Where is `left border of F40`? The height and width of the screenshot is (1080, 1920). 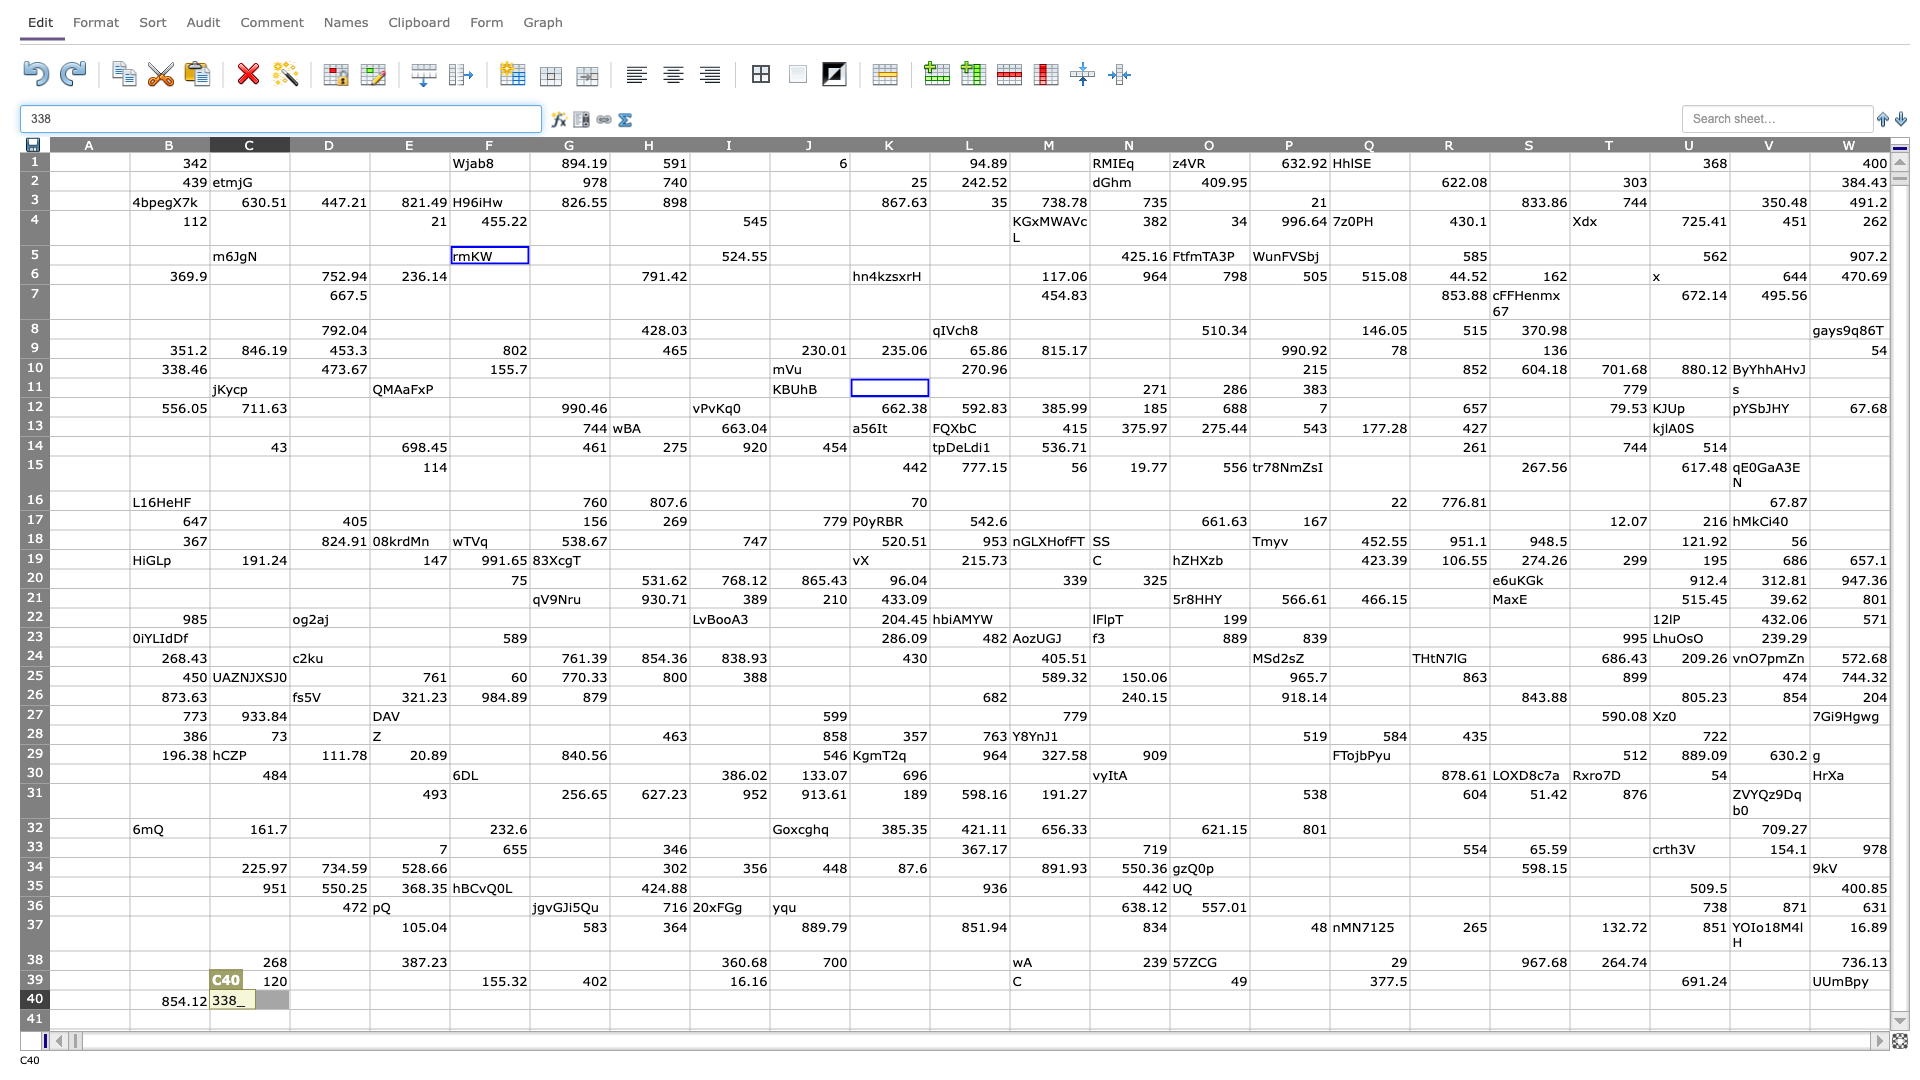
left border of F40 is located at coordinates (449, 999).